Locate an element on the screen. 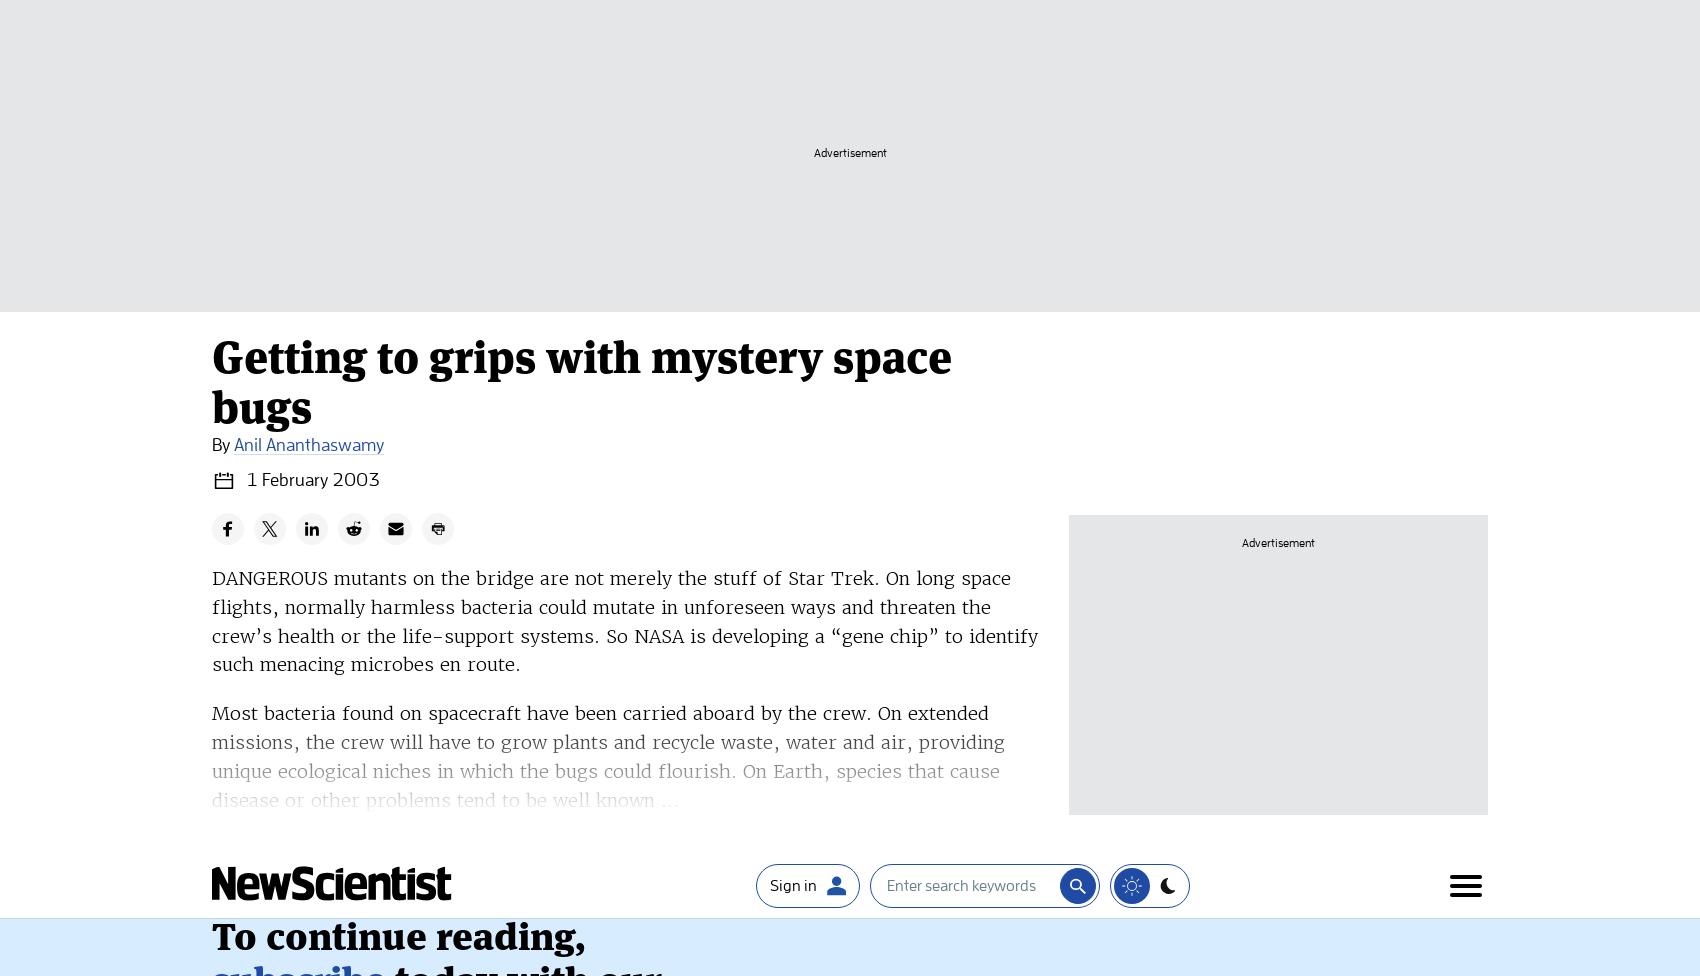 The width and height of the screenshot is (1700, 976). '*Cancel anytime within 14 days of payment to receive a refund on unserved issues.' is located at coordinates (414, 421).